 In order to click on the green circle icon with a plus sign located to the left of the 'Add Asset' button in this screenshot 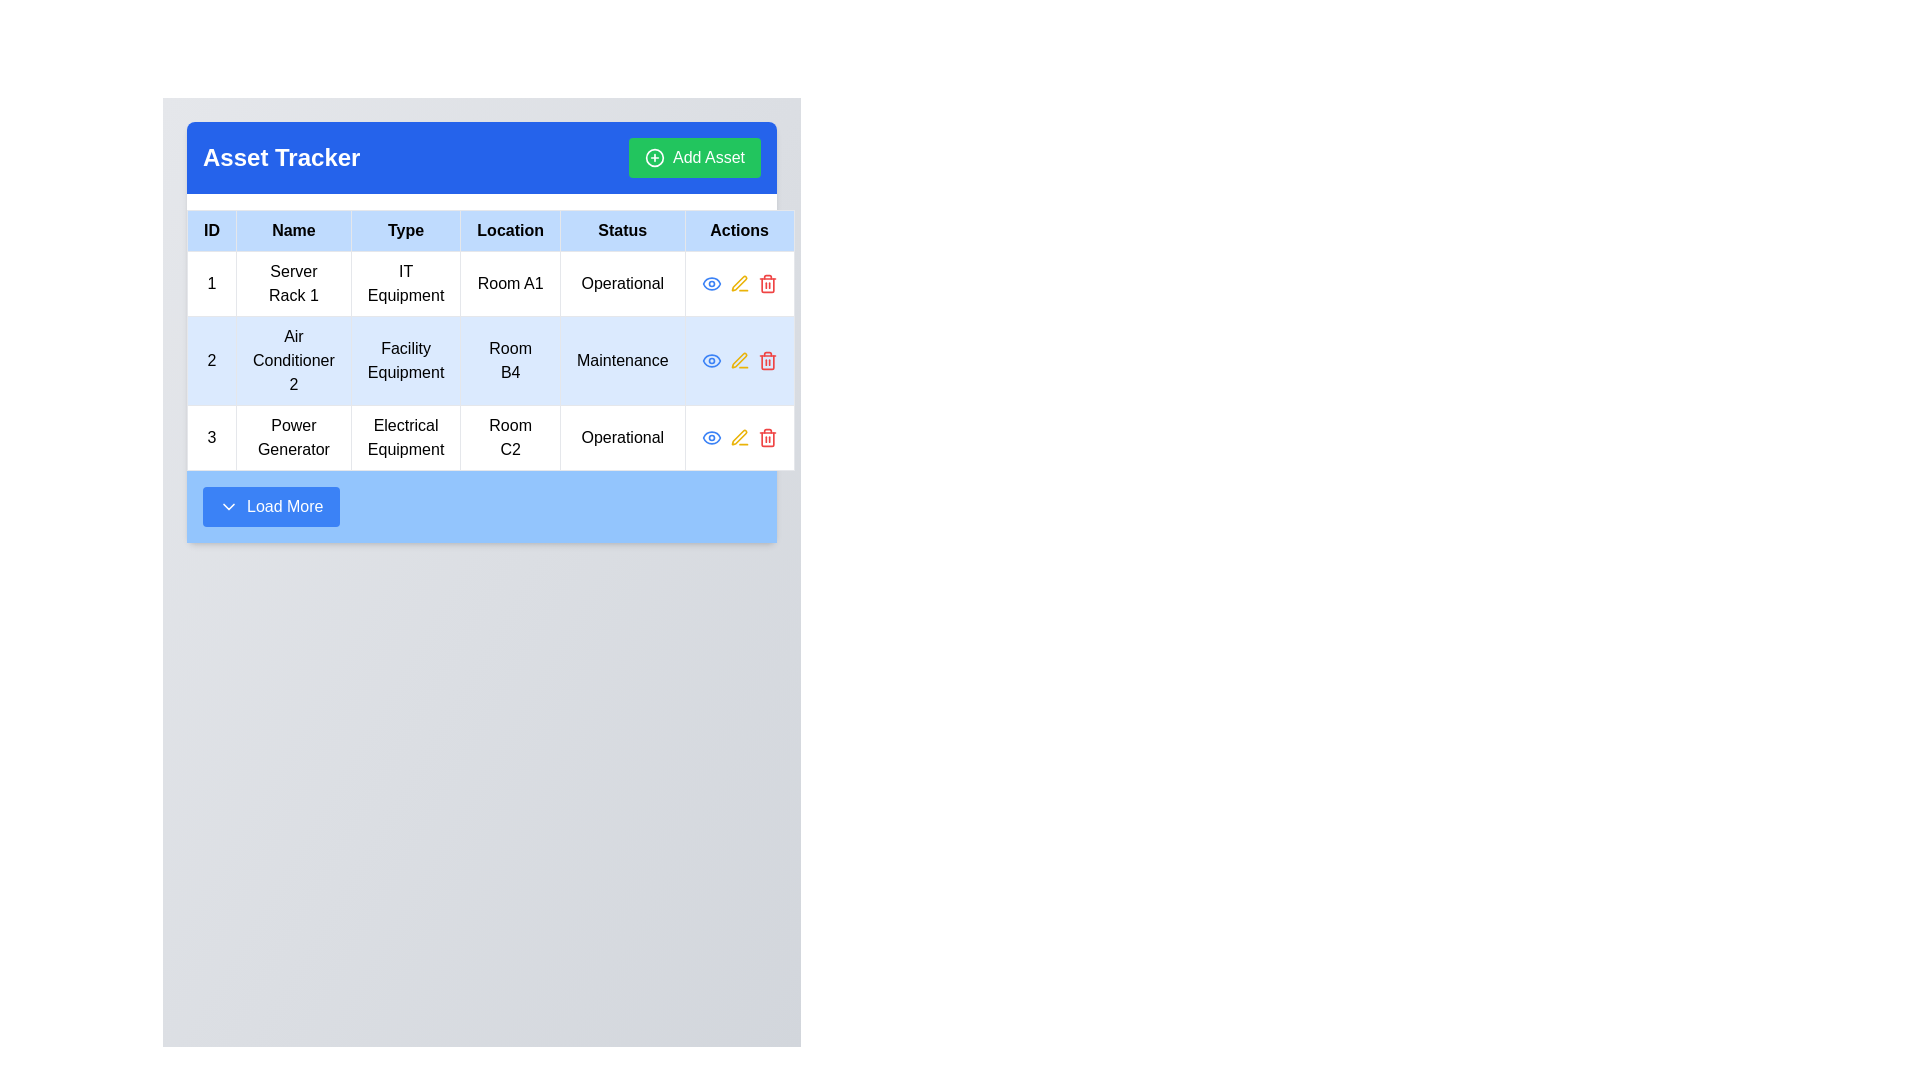, I will do `click(654, 157)`.